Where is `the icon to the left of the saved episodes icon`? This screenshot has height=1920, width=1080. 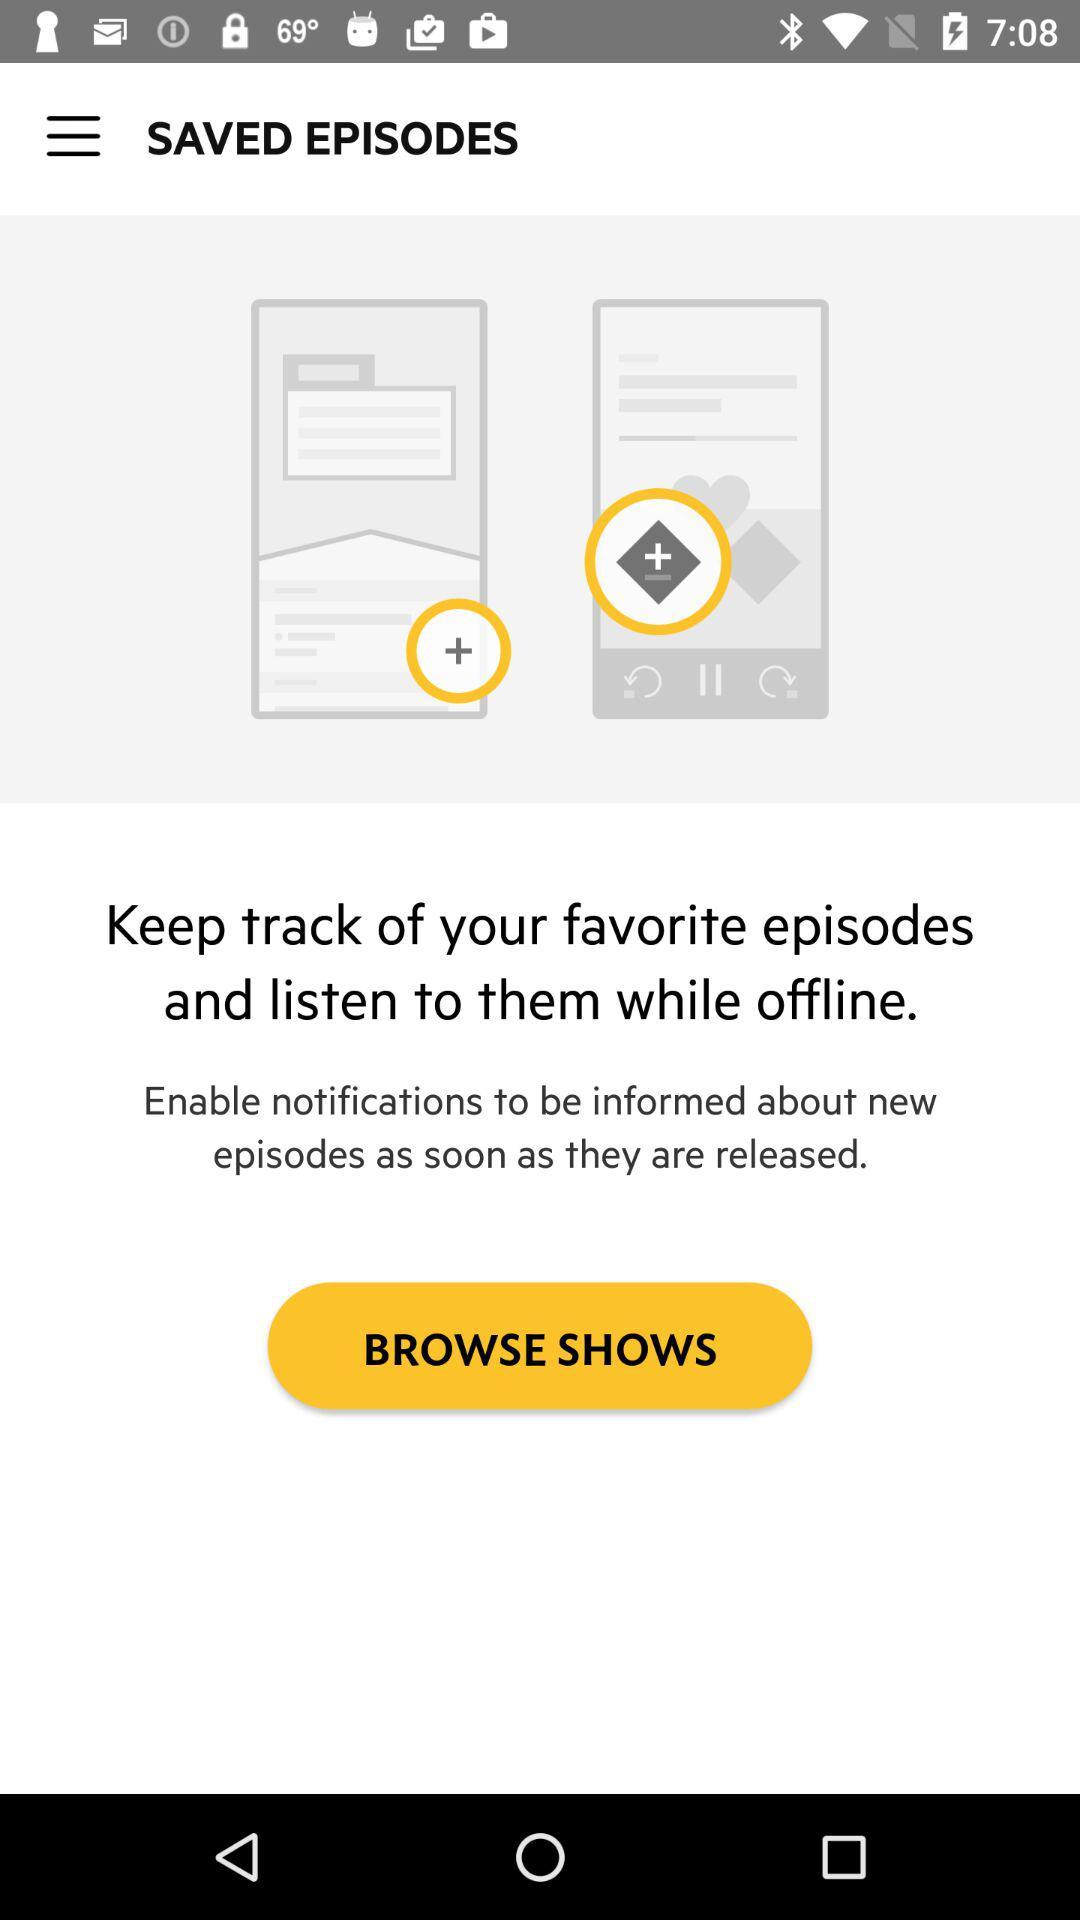
the icon to the left of the saved episodes icon is located at coordinates (72, 135).